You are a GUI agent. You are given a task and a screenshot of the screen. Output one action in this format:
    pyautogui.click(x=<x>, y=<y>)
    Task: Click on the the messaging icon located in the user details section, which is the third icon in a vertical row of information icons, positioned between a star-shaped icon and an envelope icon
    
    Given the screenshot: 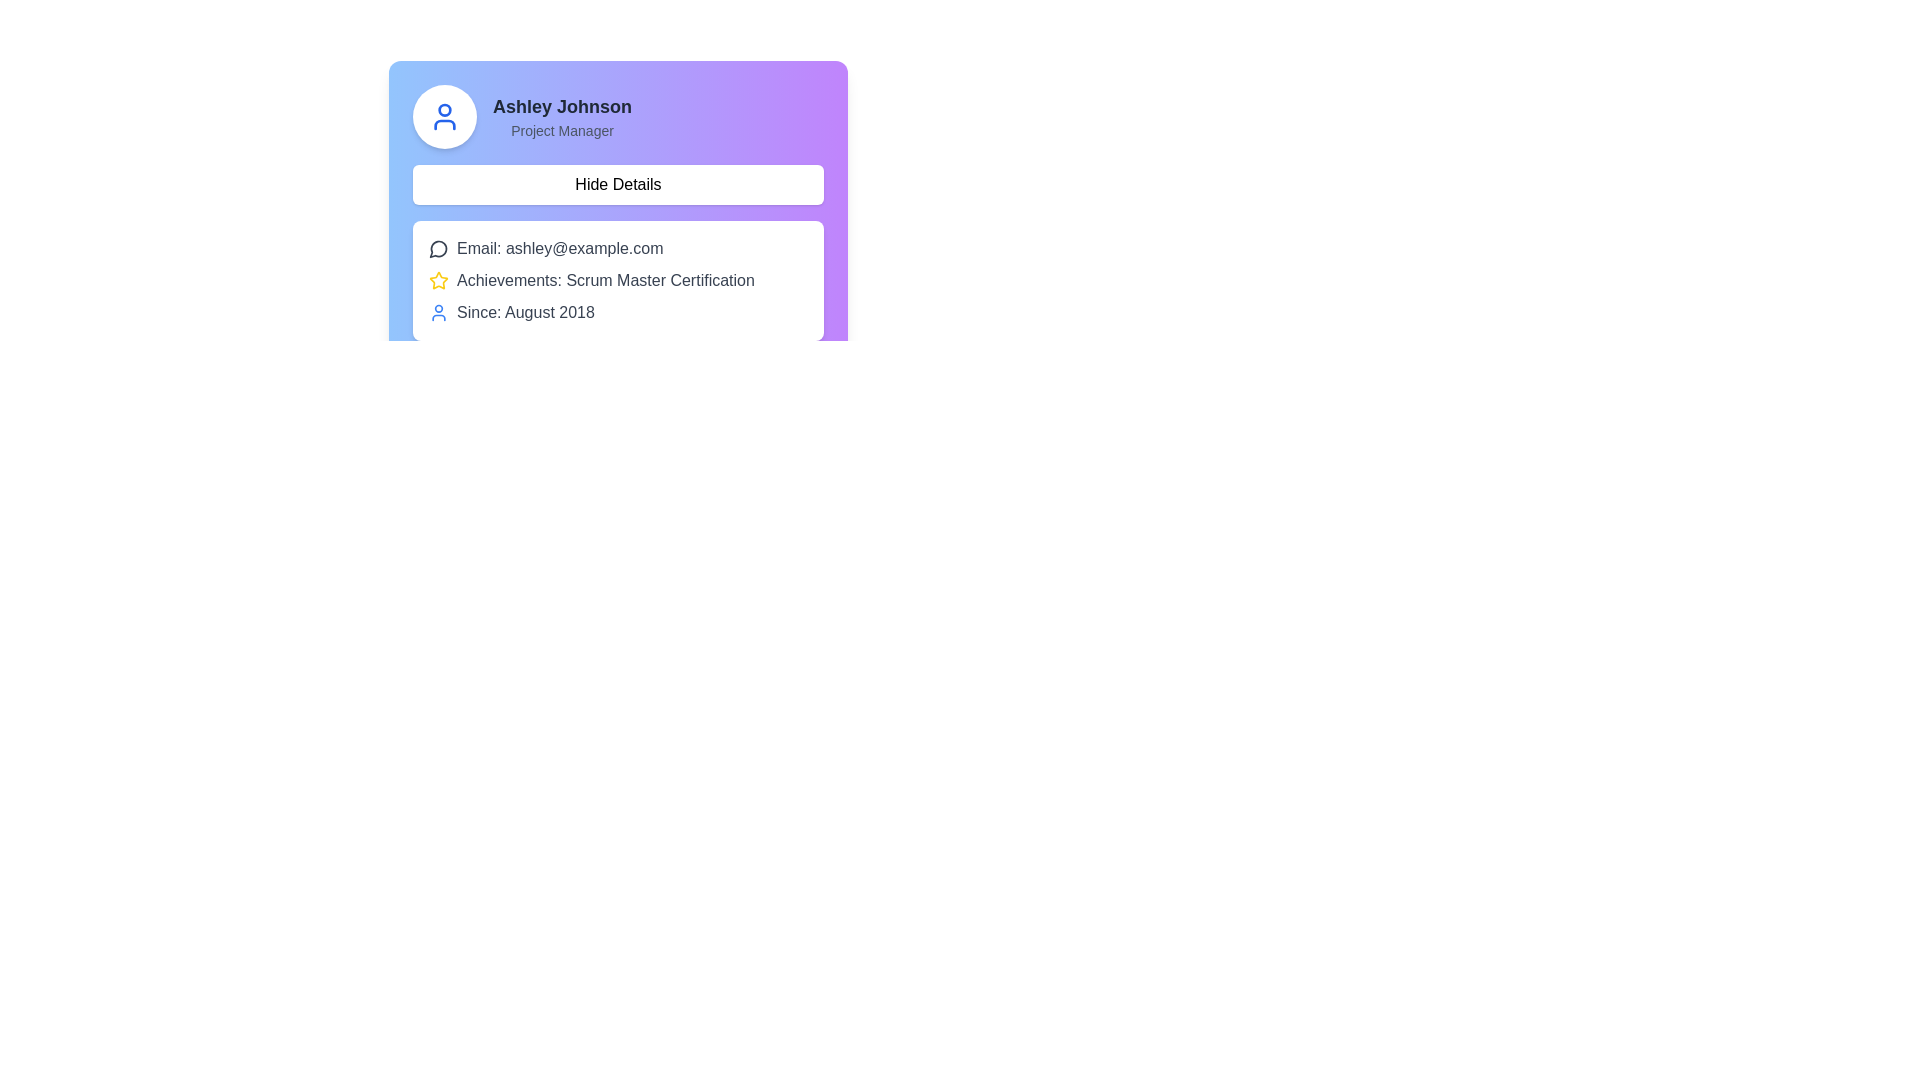 What is the action you would take?
    pyautogui.click(x=437, y=248)
    